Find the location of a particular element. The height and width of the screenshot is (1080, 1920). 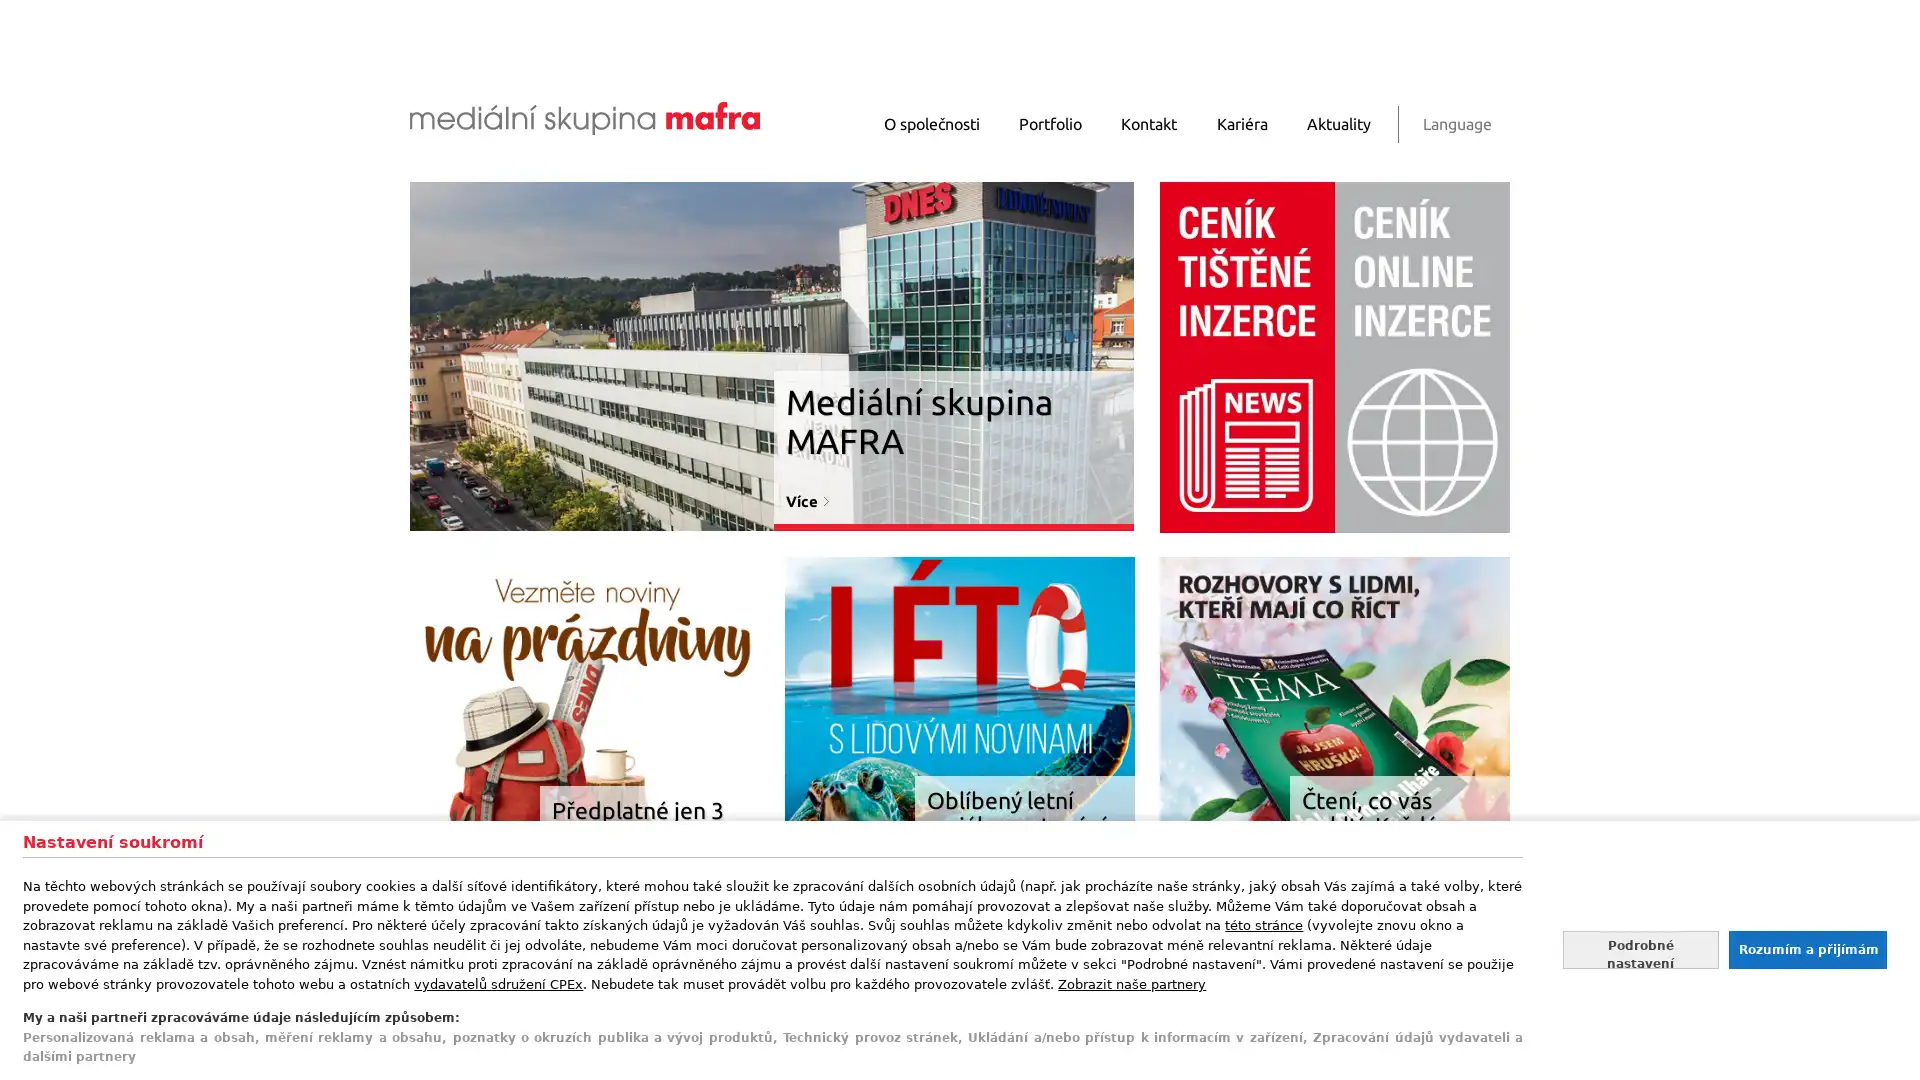

Nastavte sve souhlasy is located at coordinates (1640, 948).